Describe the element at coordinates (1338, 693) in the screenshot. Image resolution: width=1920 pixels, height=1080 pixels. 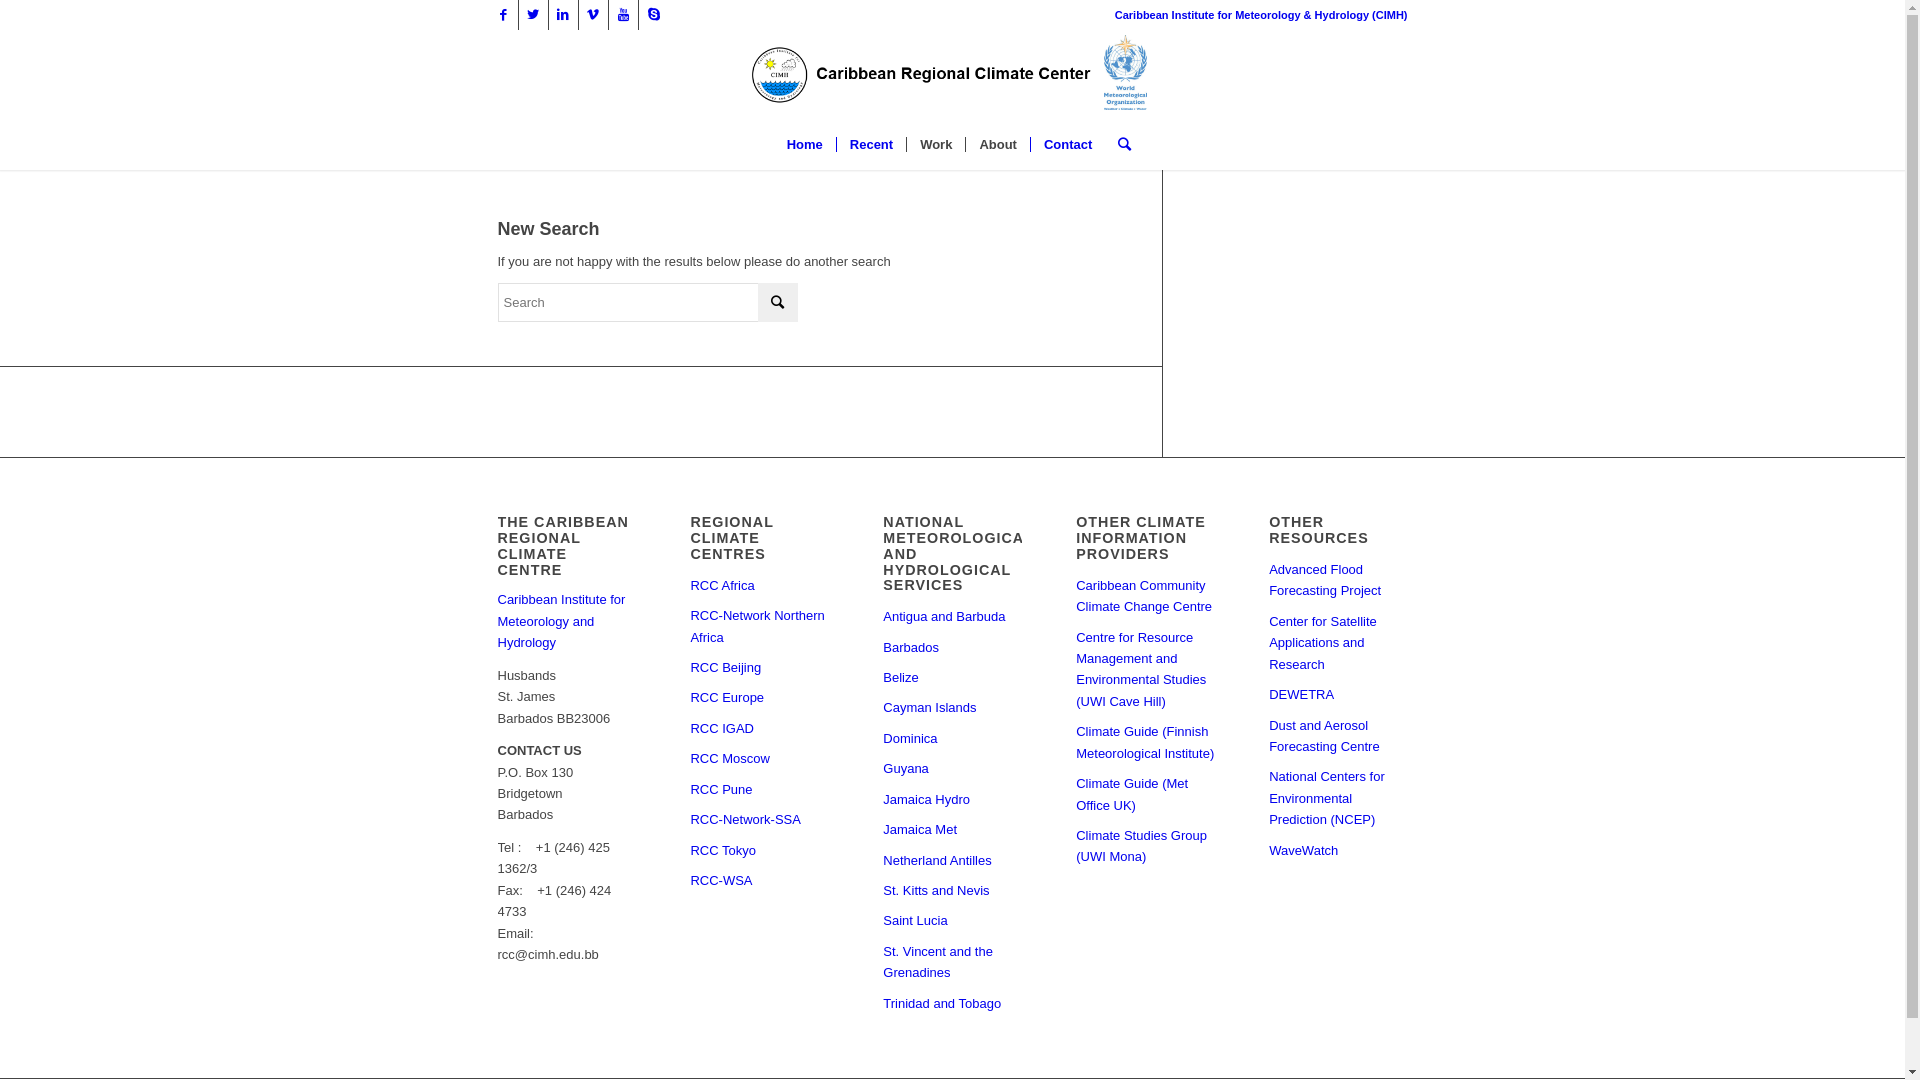
I see `'DEWETRA'` at that location.